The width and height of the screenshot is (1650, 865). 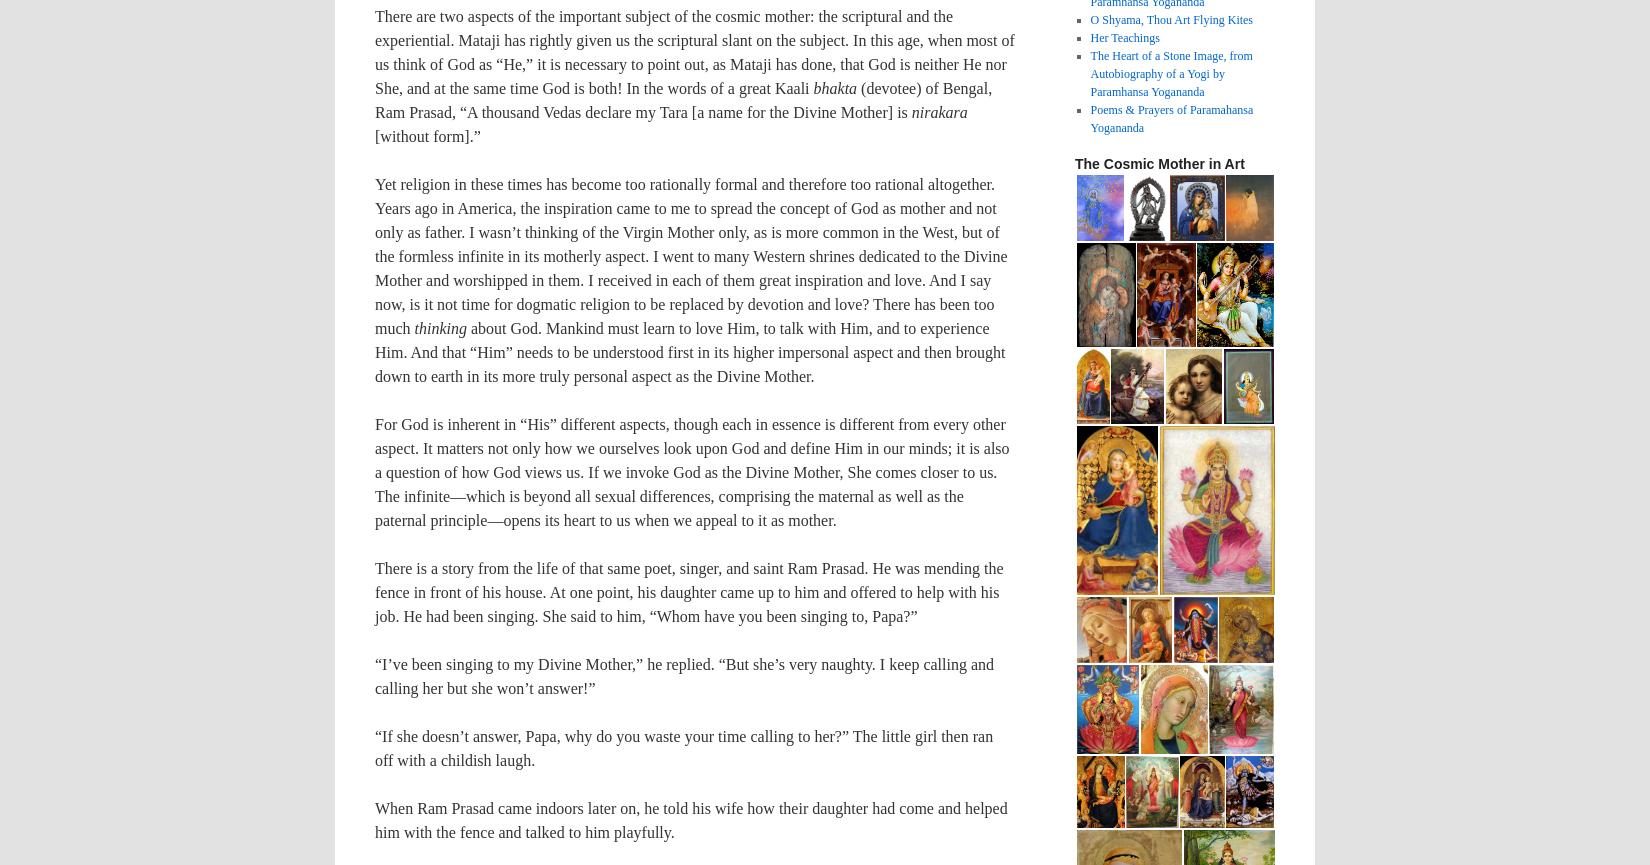 What do you see at coordinates (689, 352) in the screenshot?
I see `'about God. Mankind must learn to love Him, to talk with Him, and to experience Him. And that “Him” needs to be understood first in its higher impersonal aspect and then brought down to earth in its more truly personal aspect as the Divine Mother.'` at bounding box center [689, 352].